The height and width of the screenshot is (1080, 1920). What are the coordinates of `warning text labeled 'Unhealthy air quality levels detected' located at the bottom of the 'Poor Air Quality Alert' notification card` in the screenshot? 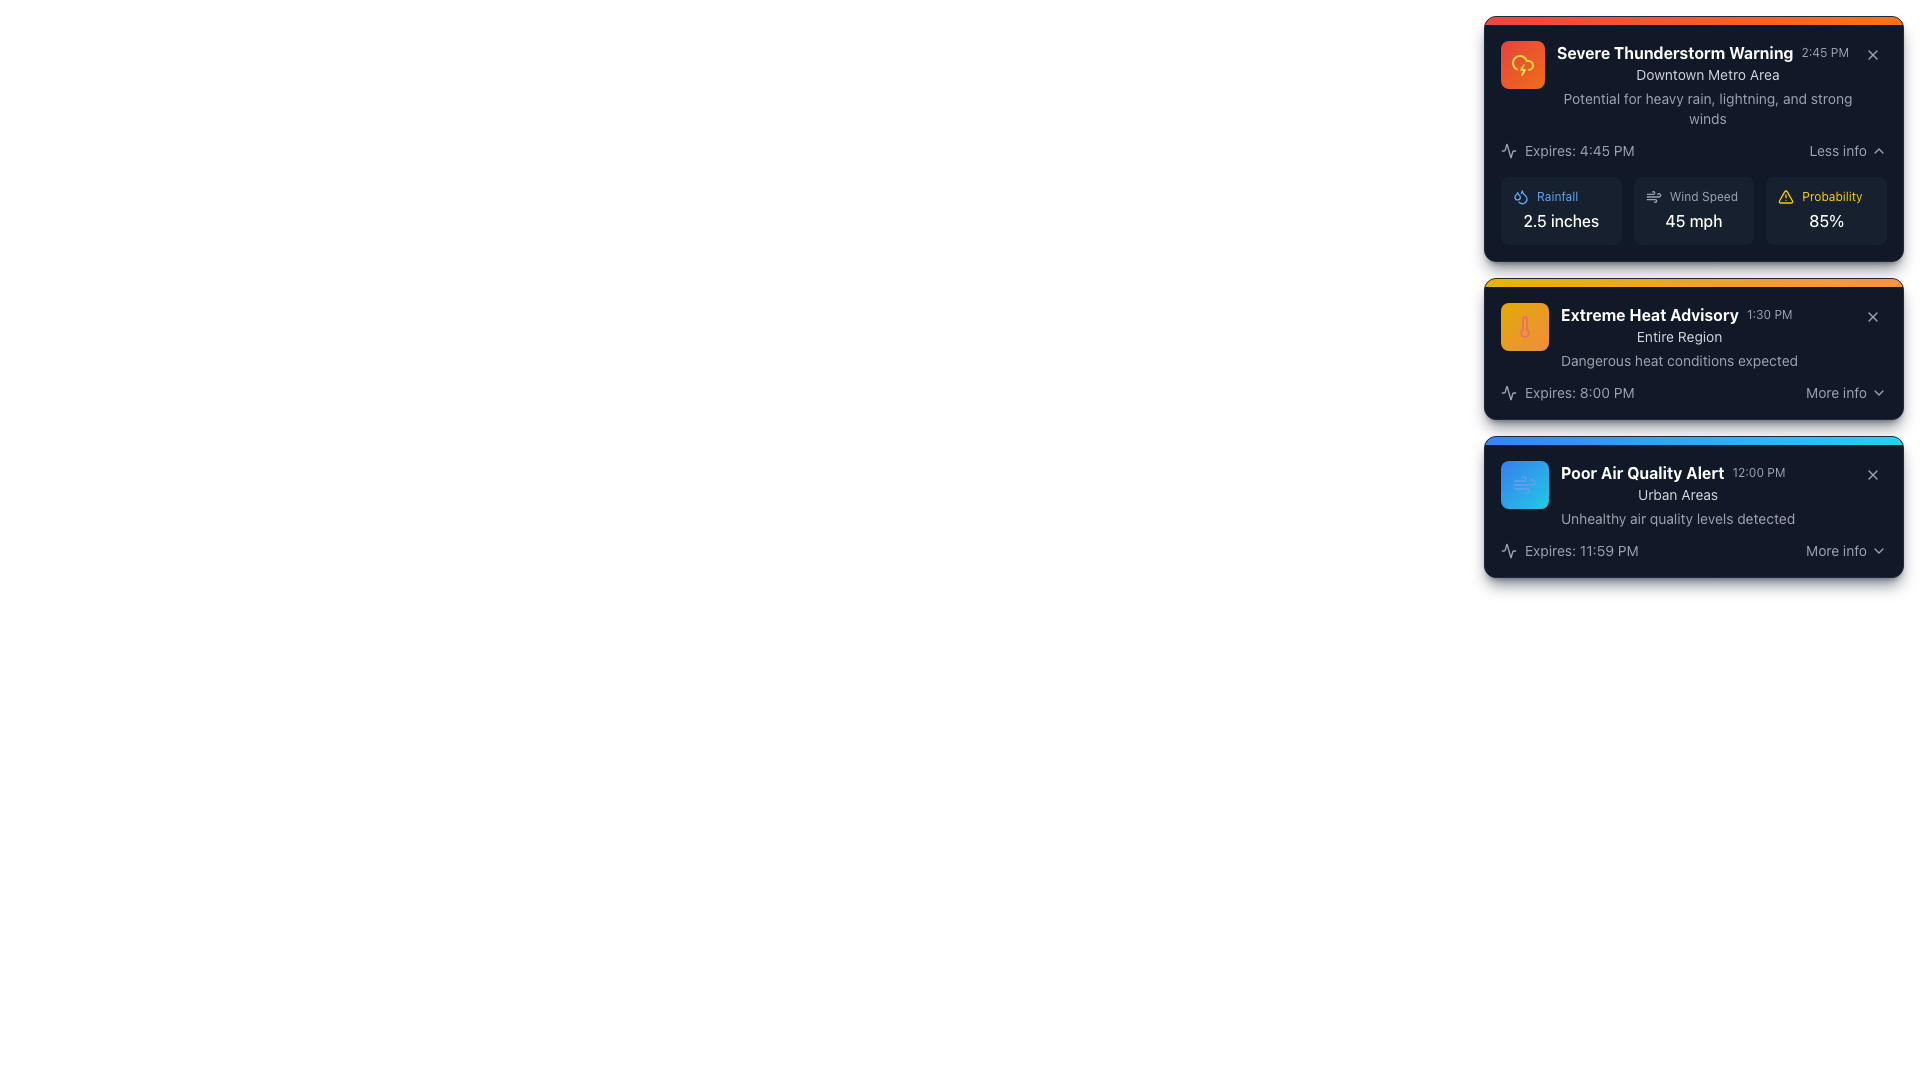 It's located at (1678, 518).